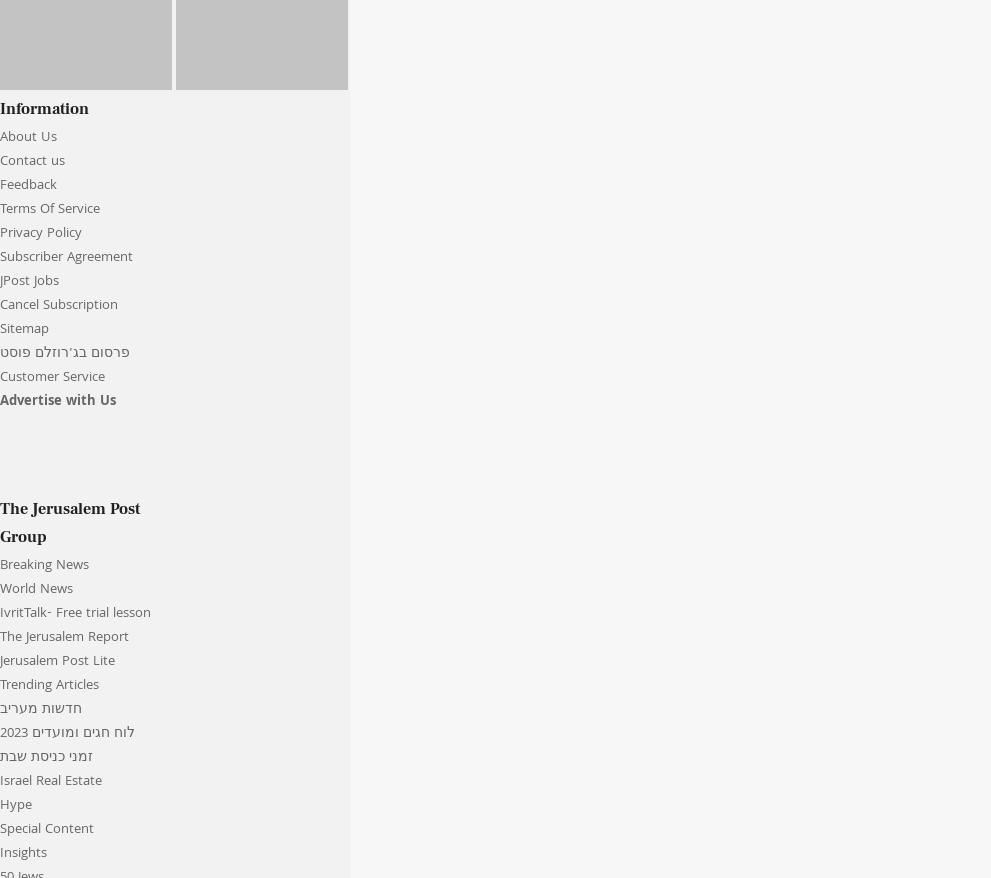 This screenshot has width=991, height=878. What do you see at coordinates (14, 805) in the screenshot?
I see `'Hype'` at bounding box center [14, 805].